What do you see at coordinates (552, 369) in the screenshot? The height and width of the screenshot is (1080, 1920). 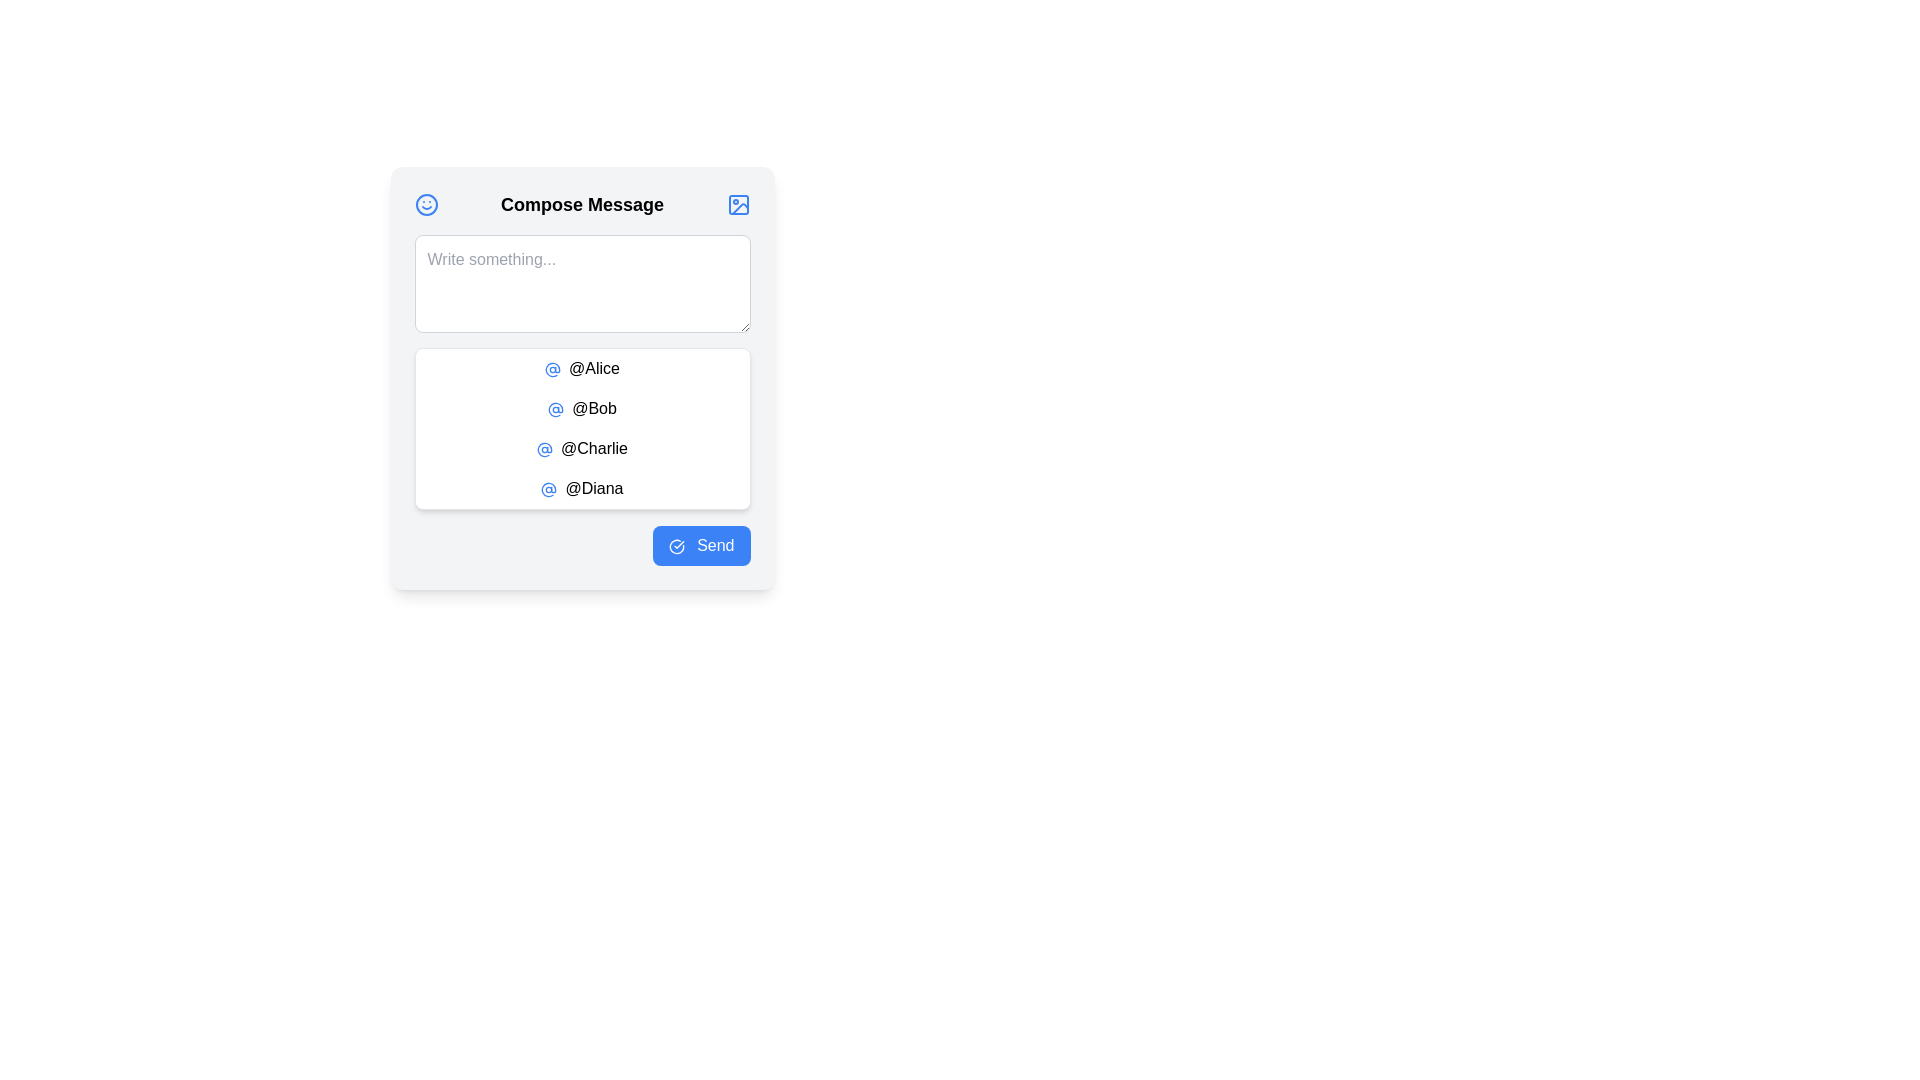 I see `the Decorative icon indicating the mention '@Alice' suggestion, which is located at the leftmost part of the first item in the vertical list under the 'Compose Message' input box` at bounding box center [552, 369].